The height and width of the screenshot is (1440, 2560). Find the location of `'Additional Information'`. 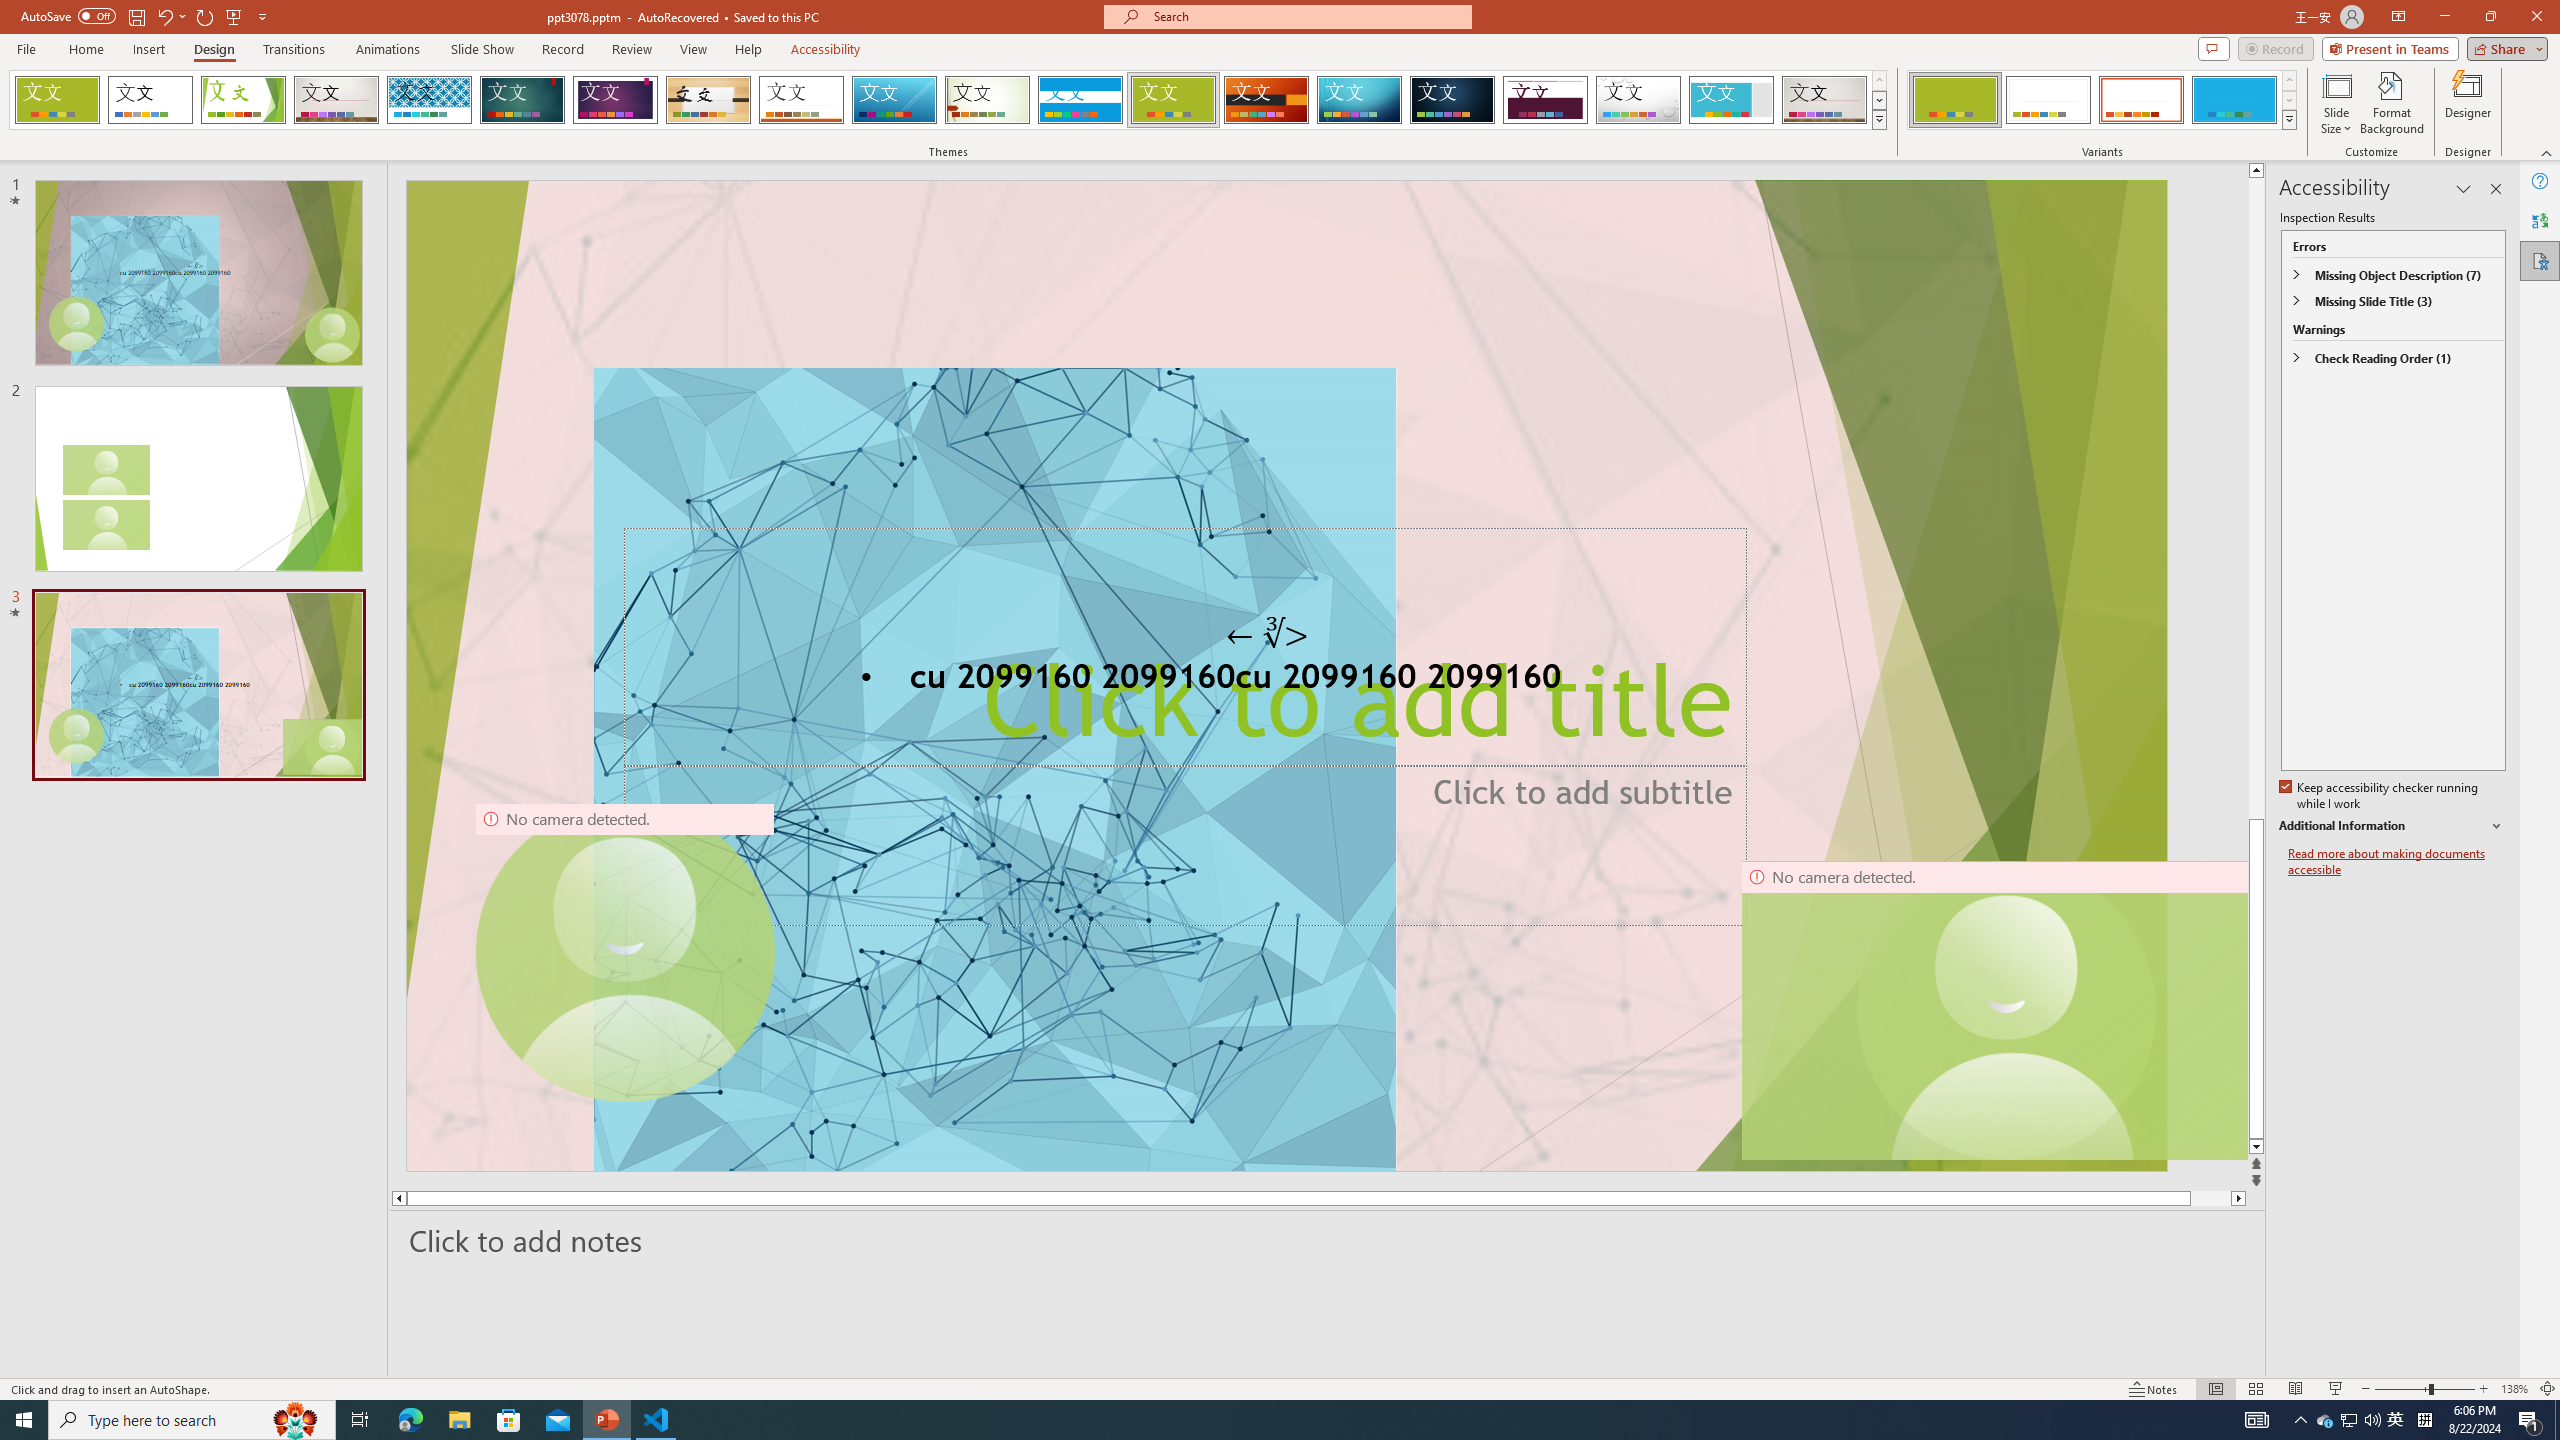

'Additional Information' is located at coordinates (2392, 826).